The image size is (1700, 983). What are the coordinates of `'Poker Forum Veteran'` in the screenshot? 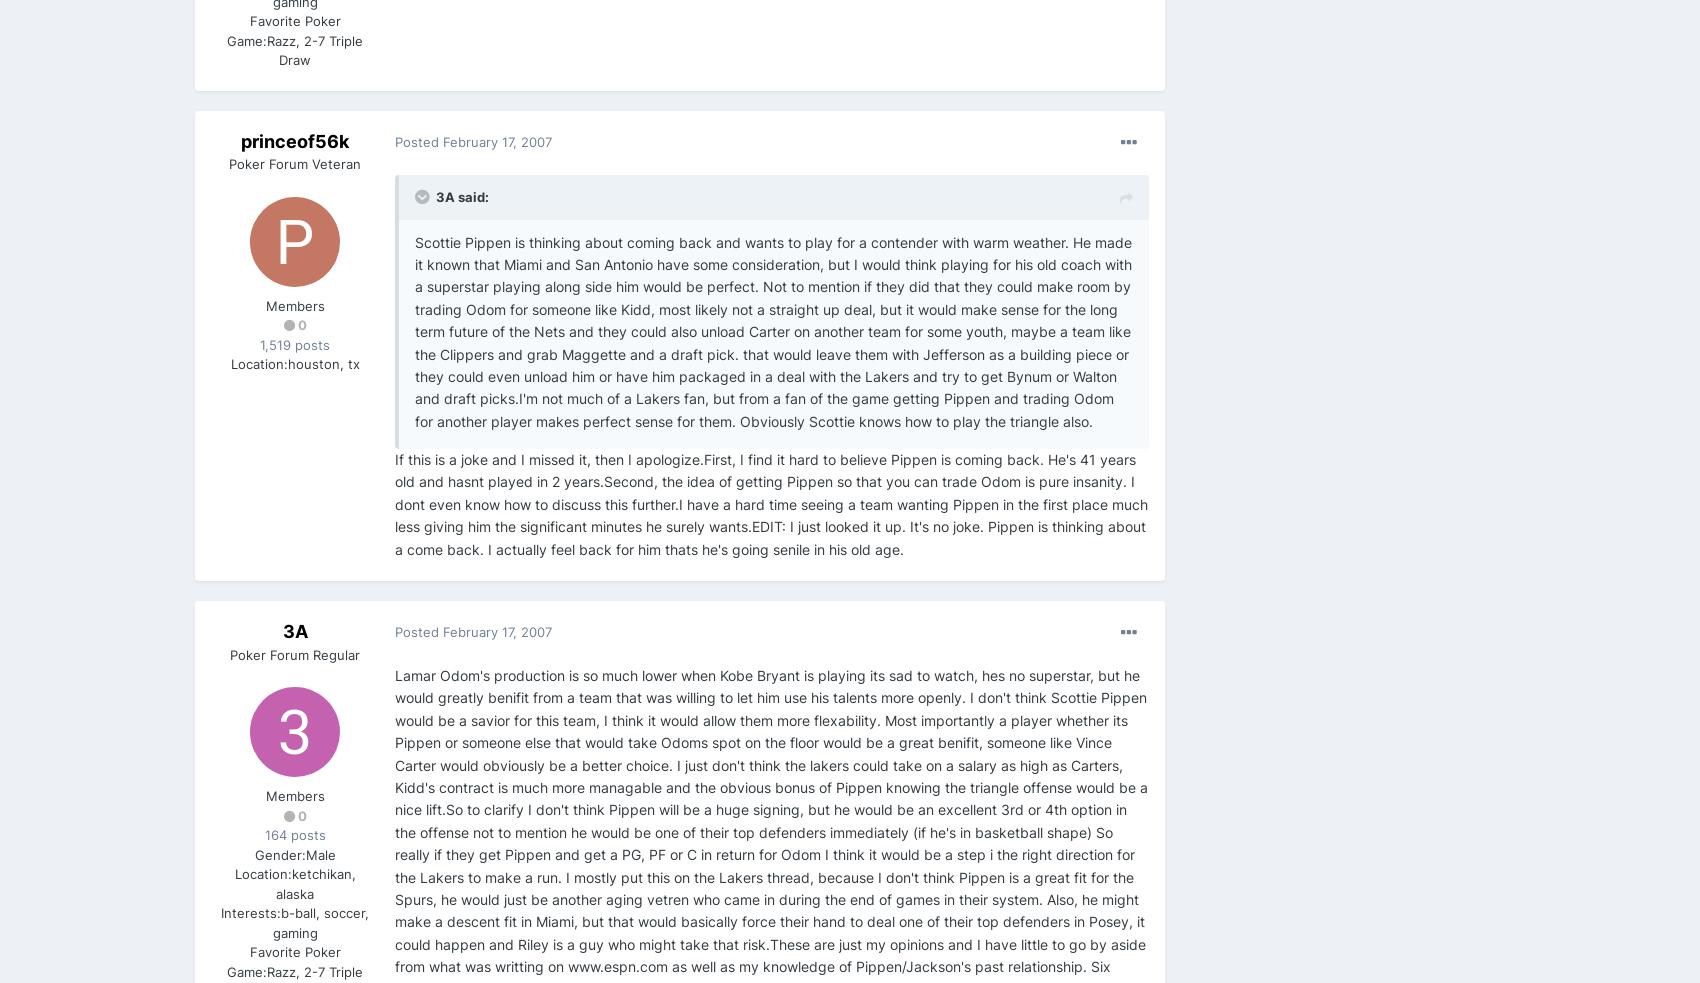 It's located at (294, 162).